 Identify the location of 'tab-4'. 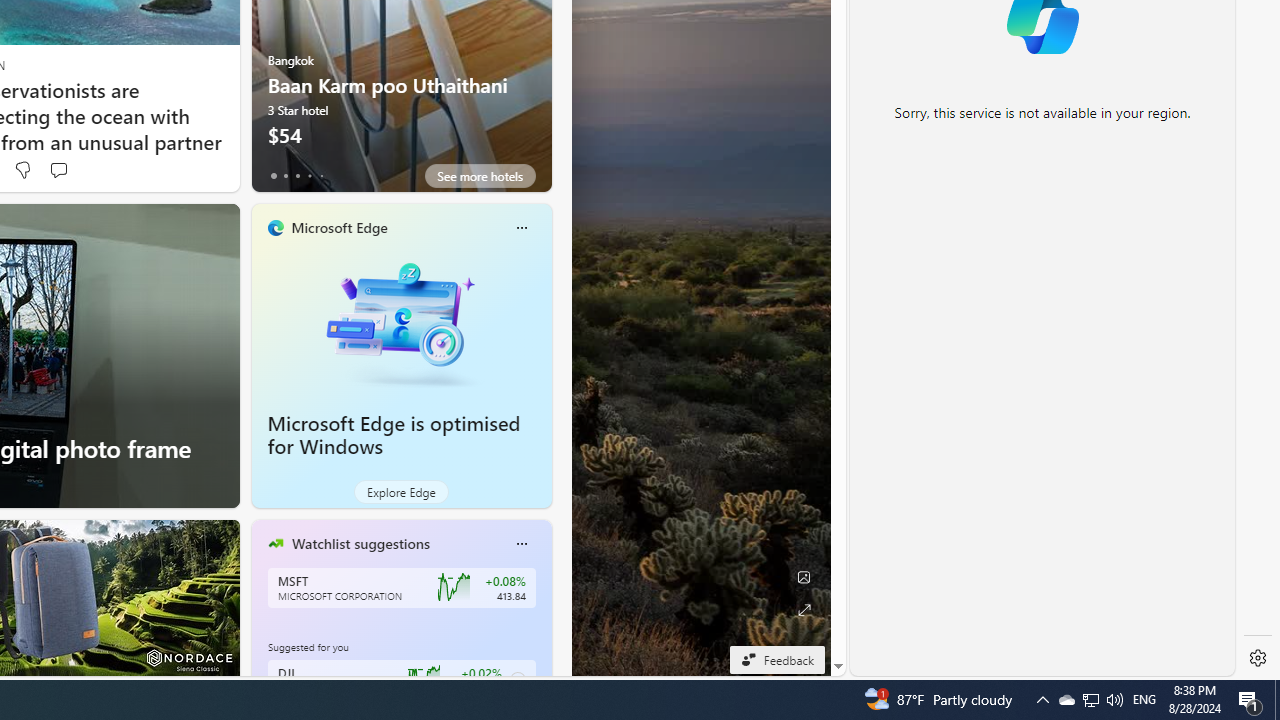
(321, 175).